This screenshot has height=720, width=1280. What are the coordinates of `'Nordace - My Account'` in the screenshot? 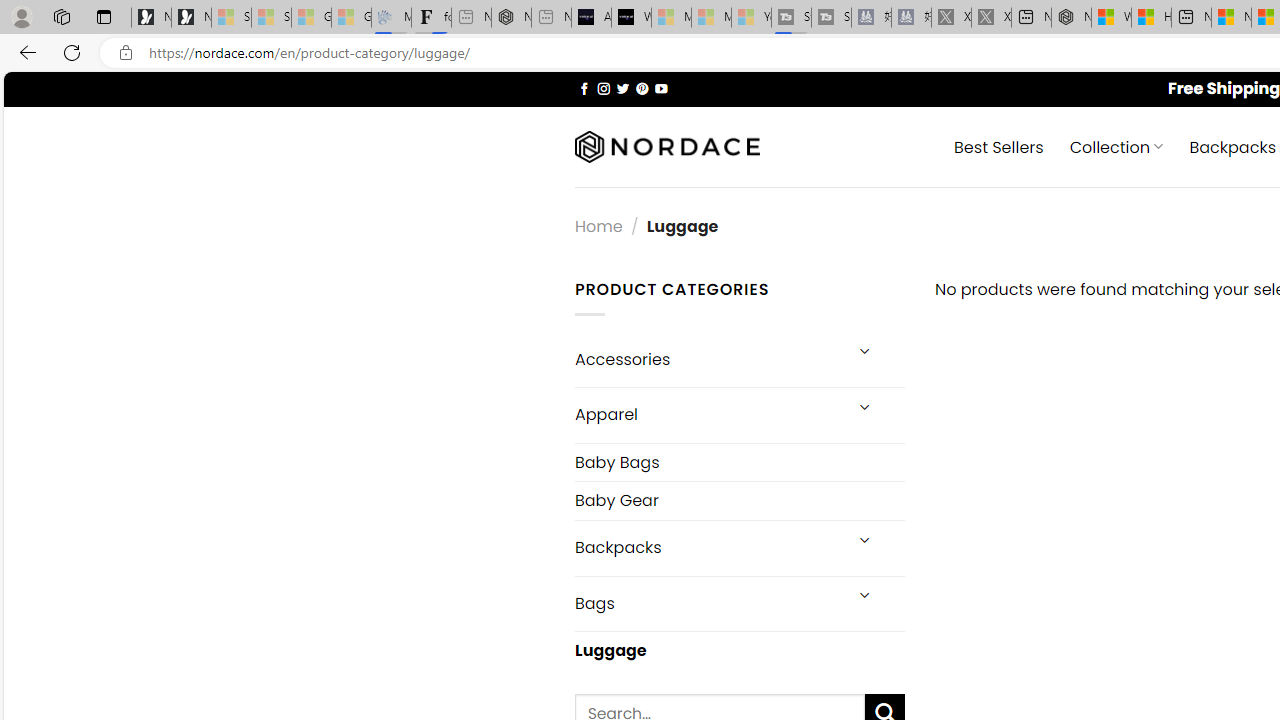 It's located at (1070, 17).